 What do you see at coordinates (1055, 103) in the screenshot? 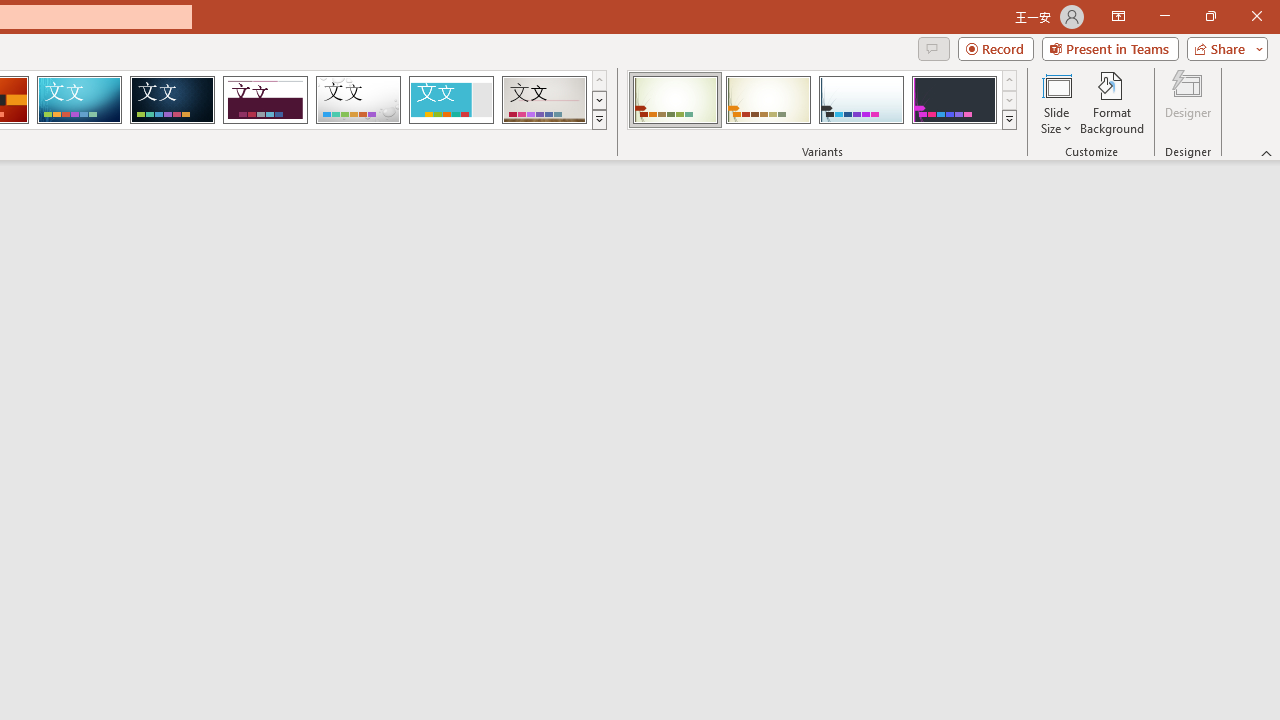
I see `'Slide Size'` at bounding box center [1055, 103].